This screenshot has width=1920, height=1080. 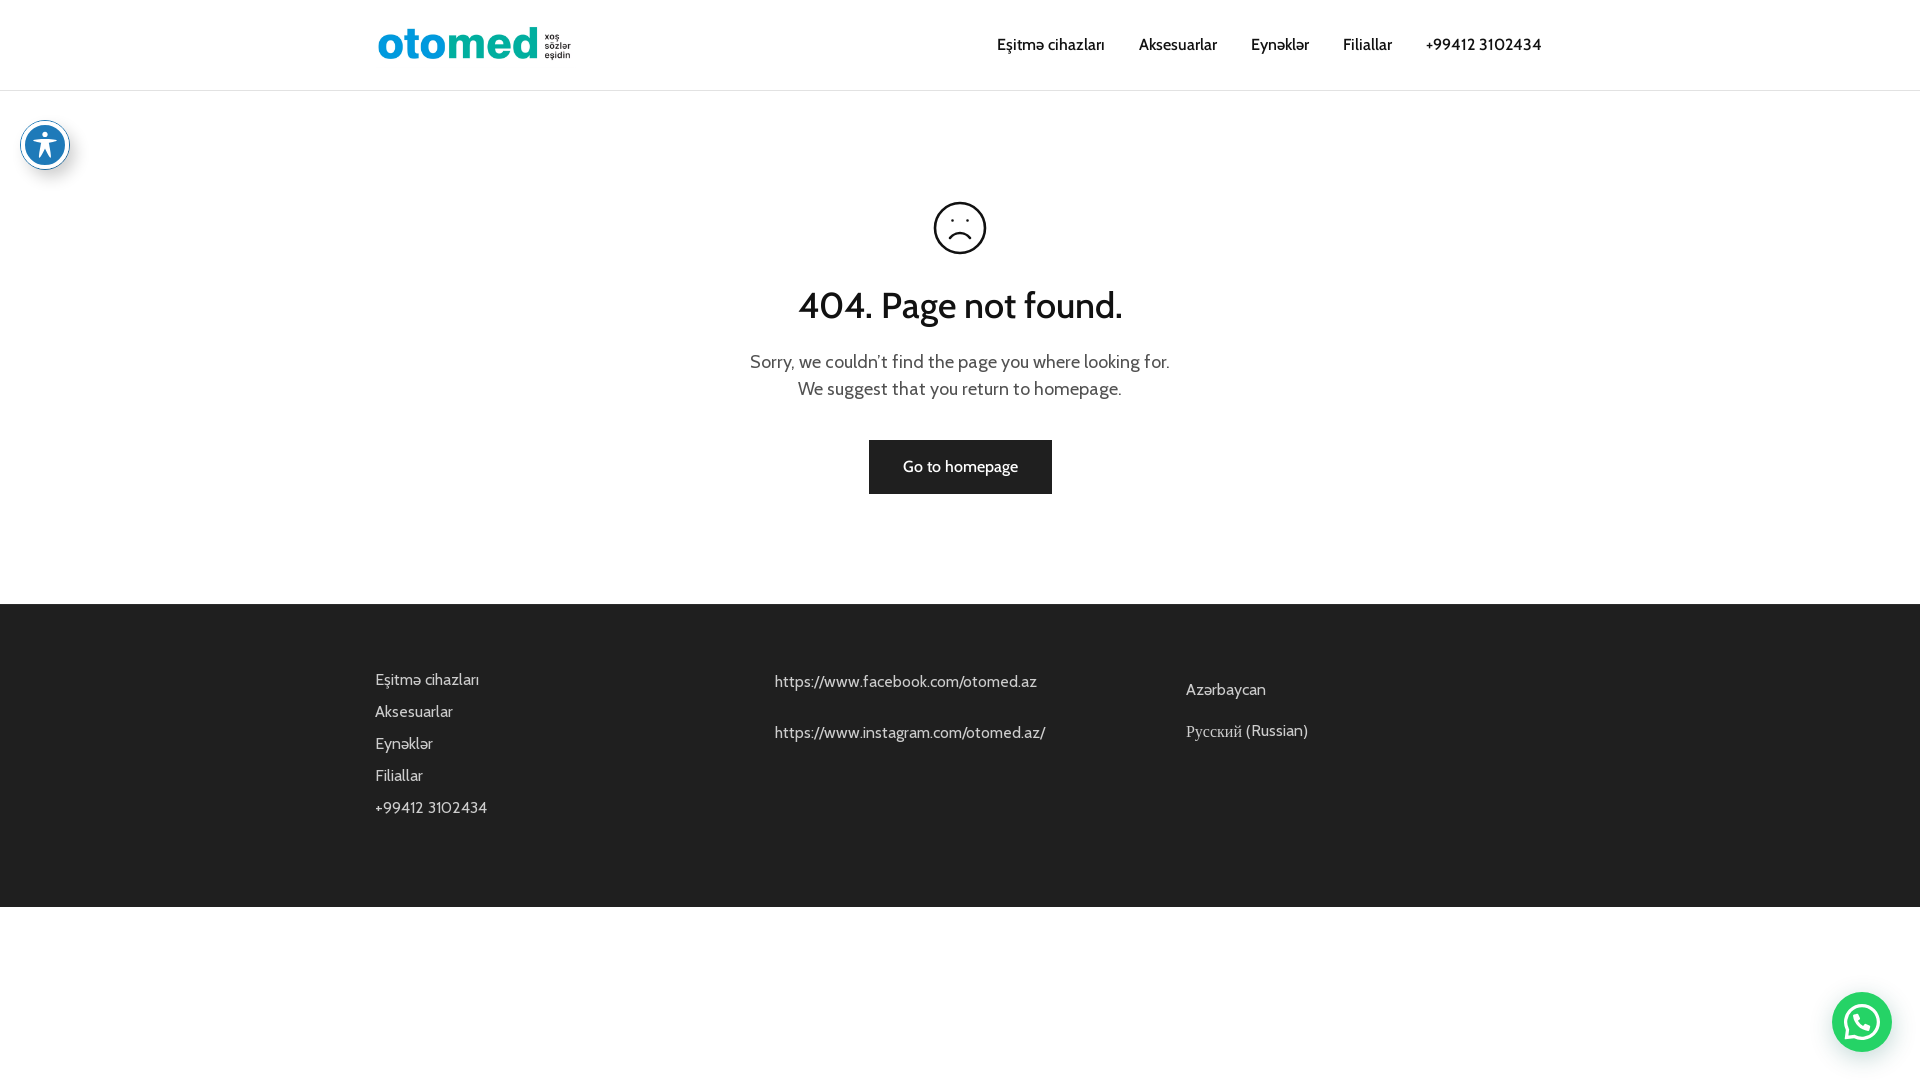 I want to click on '+99412 3102434', so click(x=1421, y=45).